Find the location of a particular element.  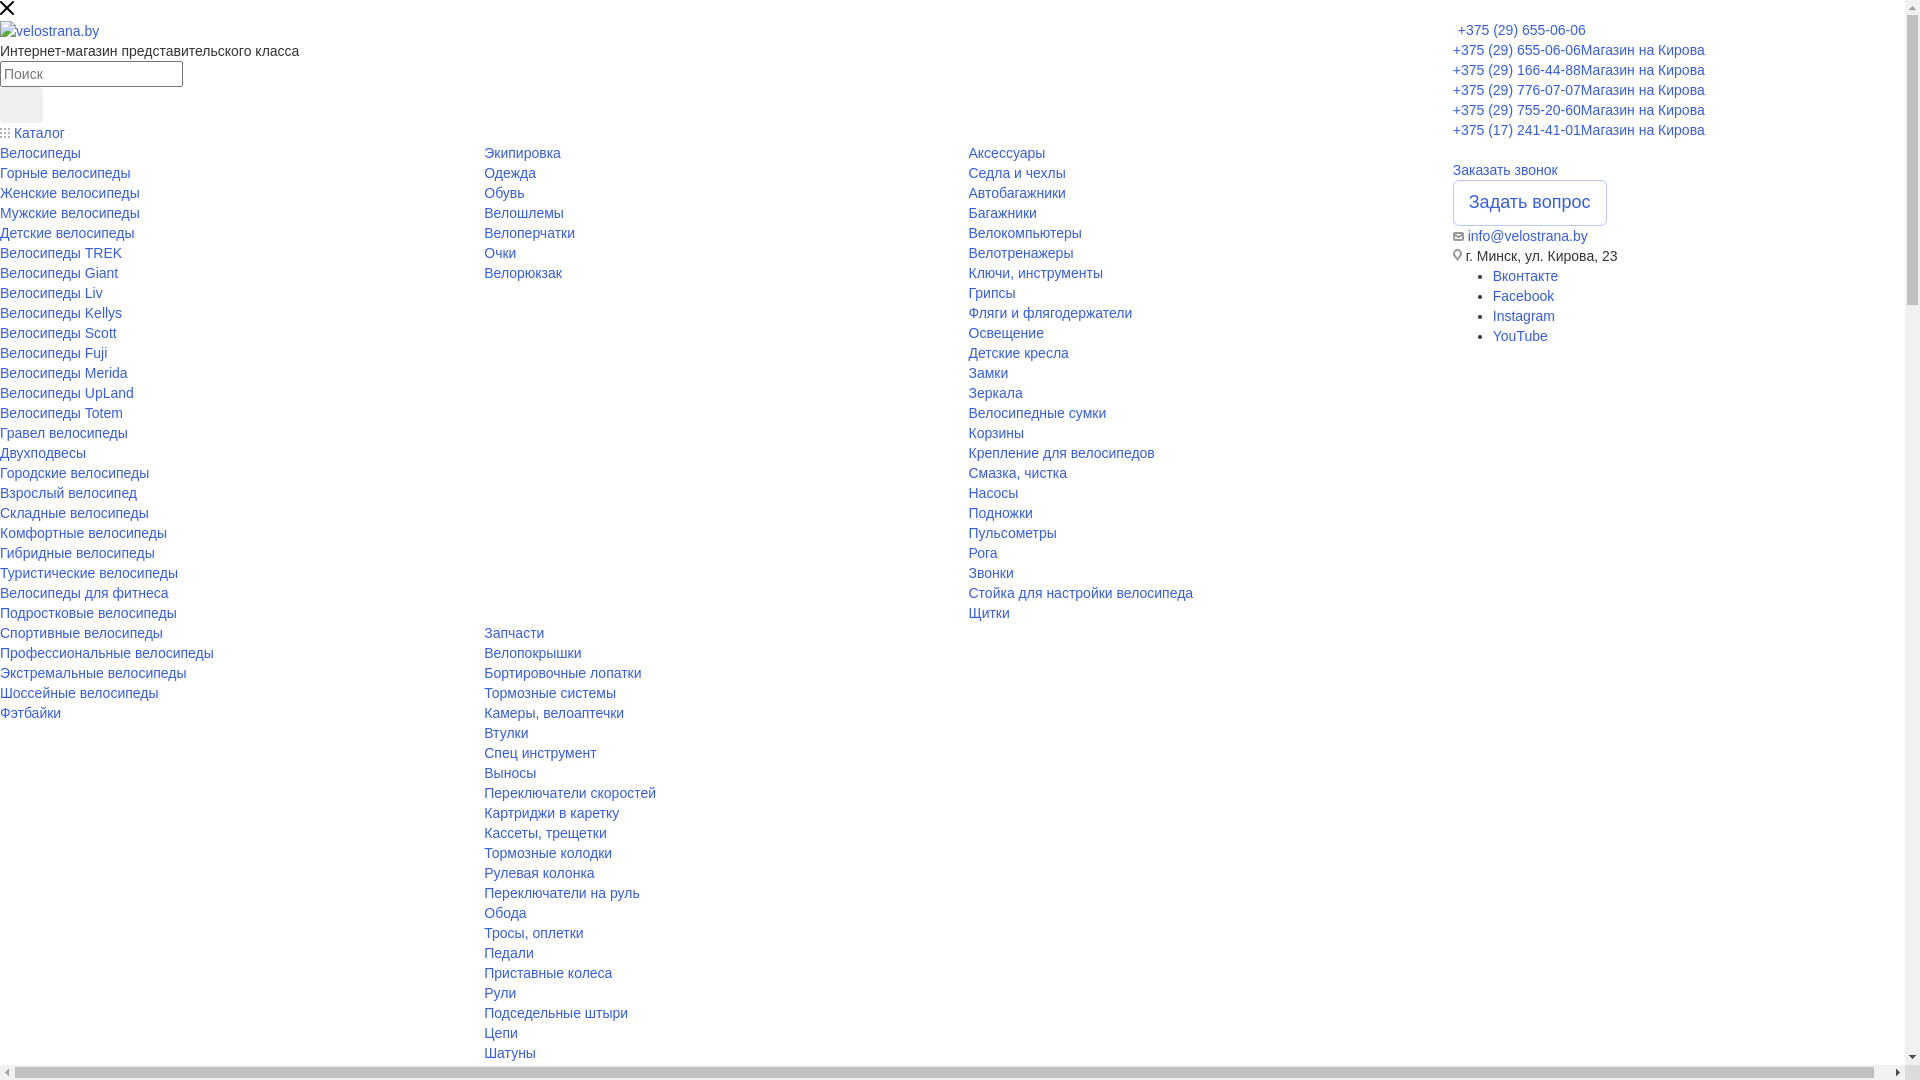

'info@velostrana.by' is located at coordinates (1526, 234).